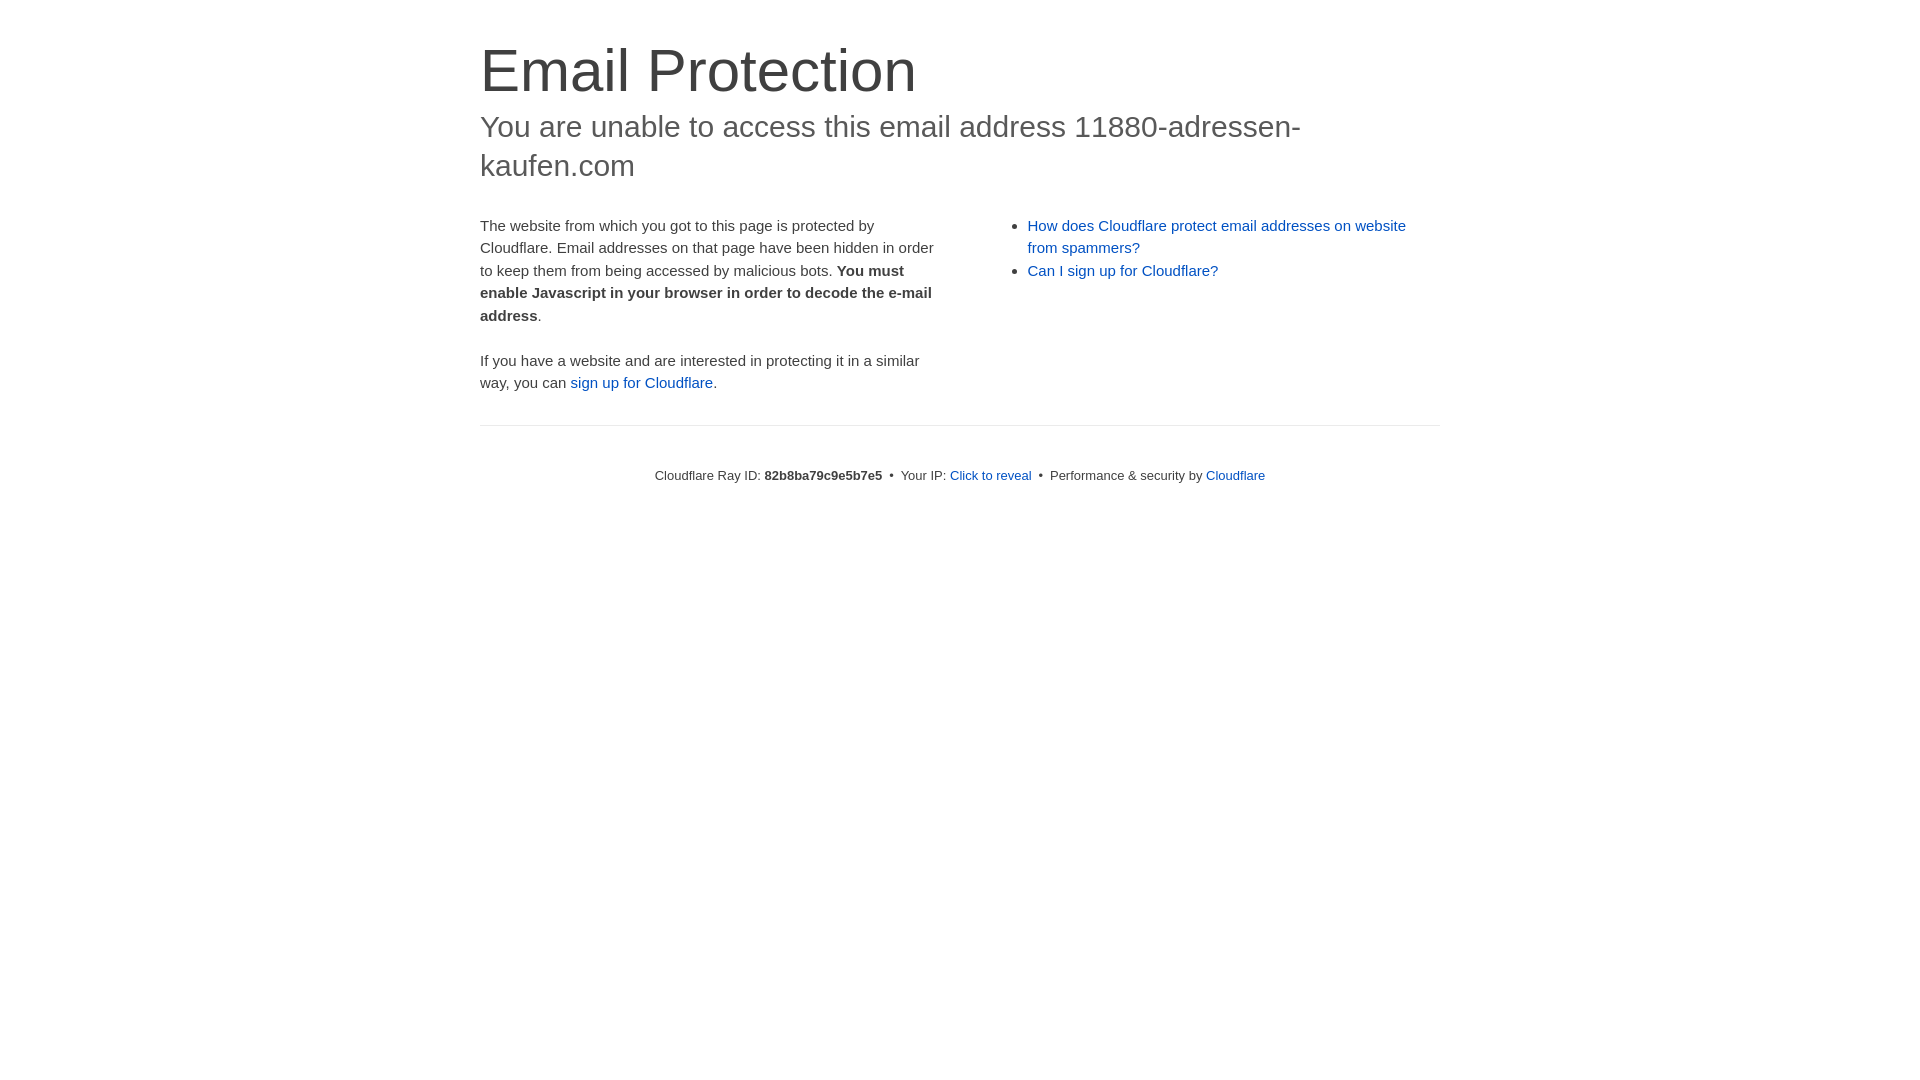 This screenshot has height=1080, width=1920. Describe the element at coordinates (990, 475) in the screenshot. I see `'Click to reveal'` at that location.